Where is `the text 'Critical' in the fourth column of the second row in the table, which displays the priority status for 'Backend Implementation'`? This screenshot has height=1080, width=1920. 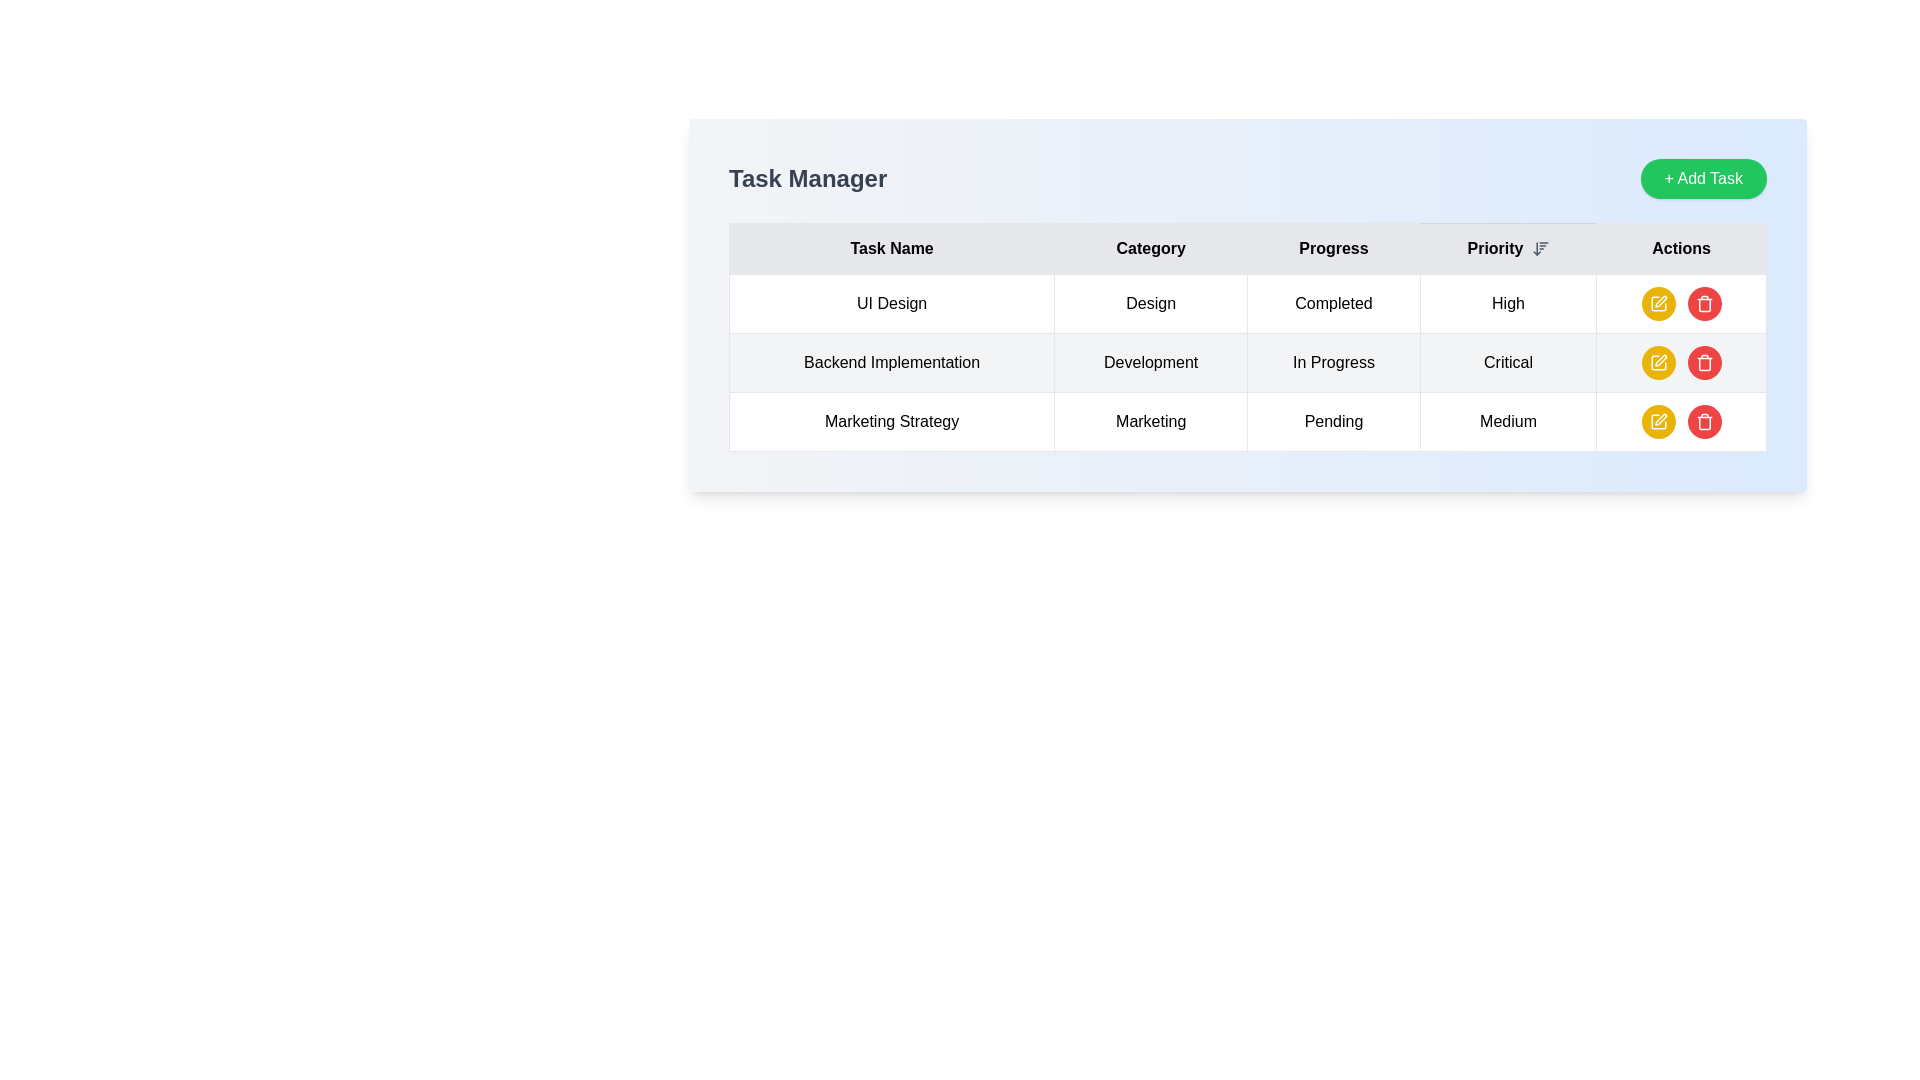 the text 'Critical' in the fourth column of the second row in the table, which displays the priority status for 'Backend Implementation' is located at coordinates (1507, 362).